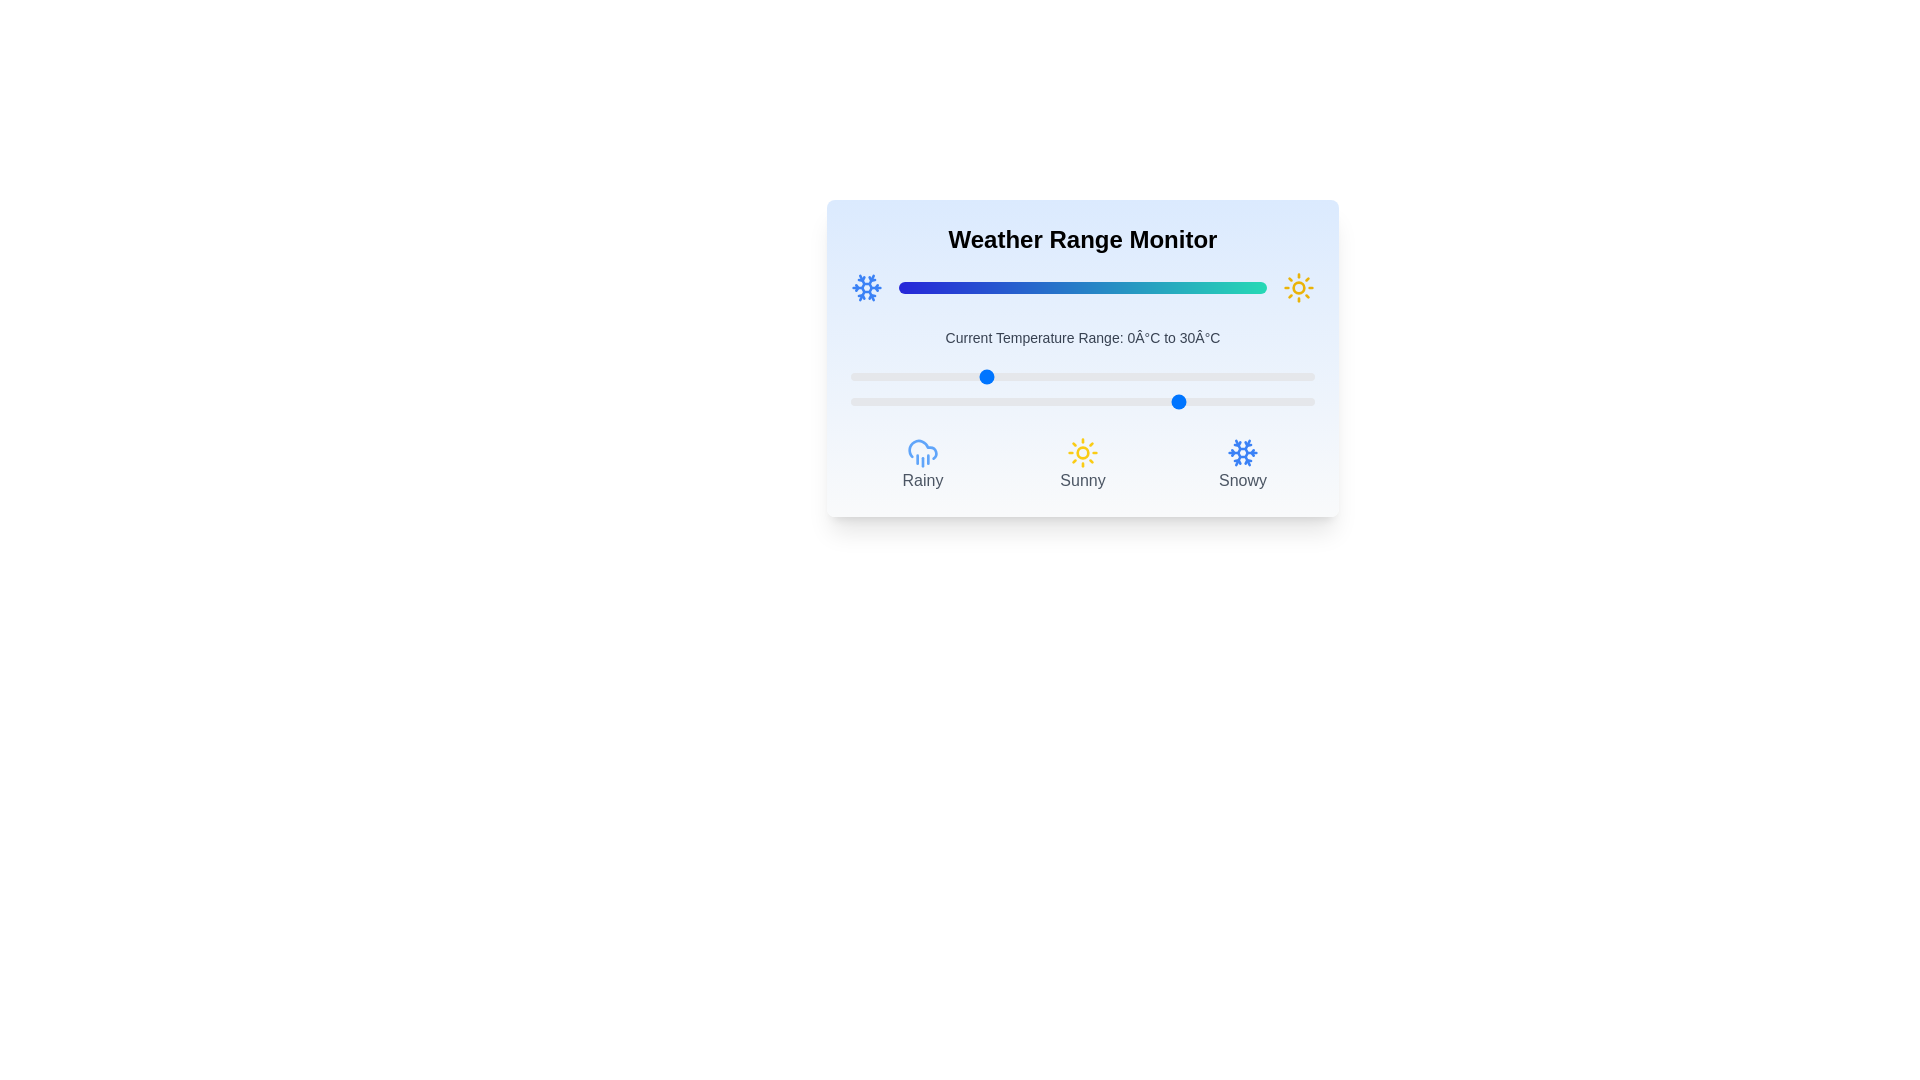 This screenshot has width=1920, height=1080. What do you see at coordinates (1082, 288) in the screenshot?
I see `the graphic scale bar representing the temperature range, located below the 'Weather Range Monitor' heading and framed by snowflake and sun icons` at bounding box center [1082, 288].